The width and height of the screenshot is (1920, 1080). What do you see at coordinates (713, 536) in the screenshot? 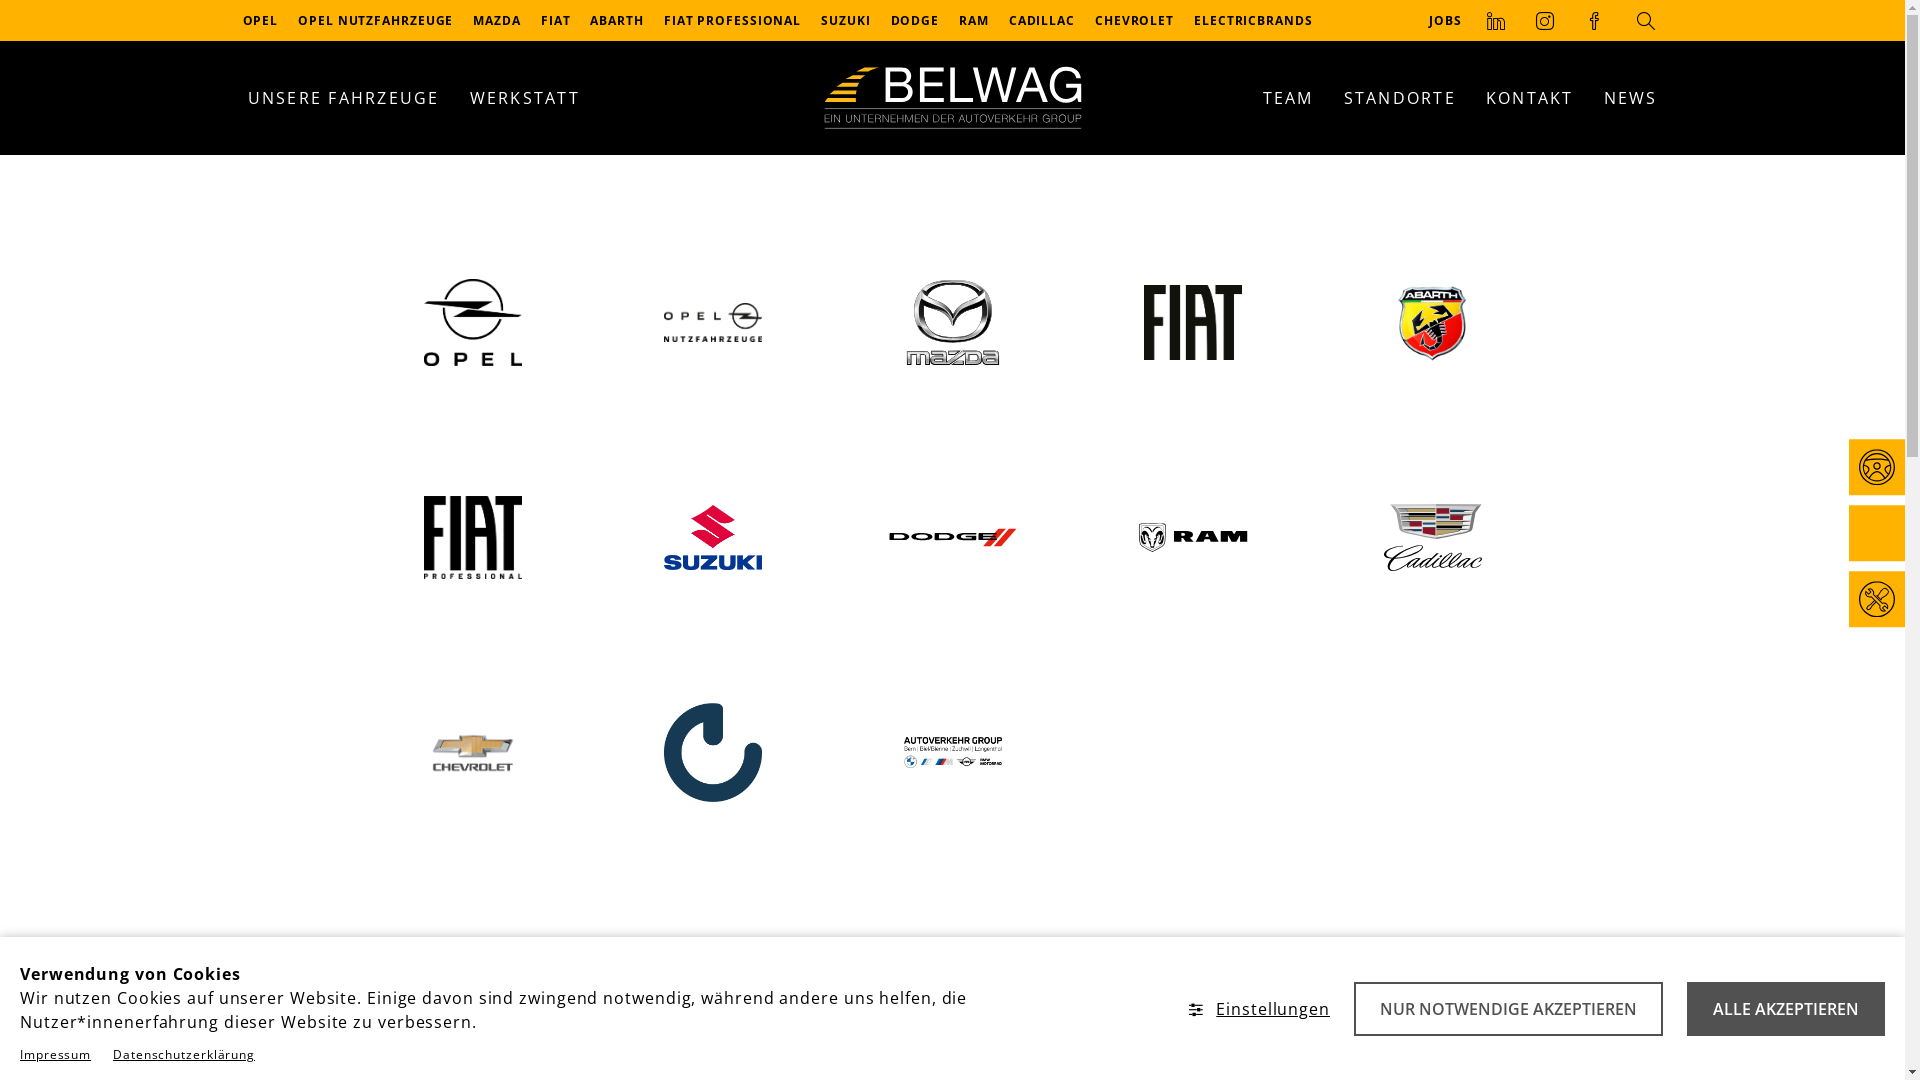
I see `'Suzuki'` at bounding box center [713, 536].